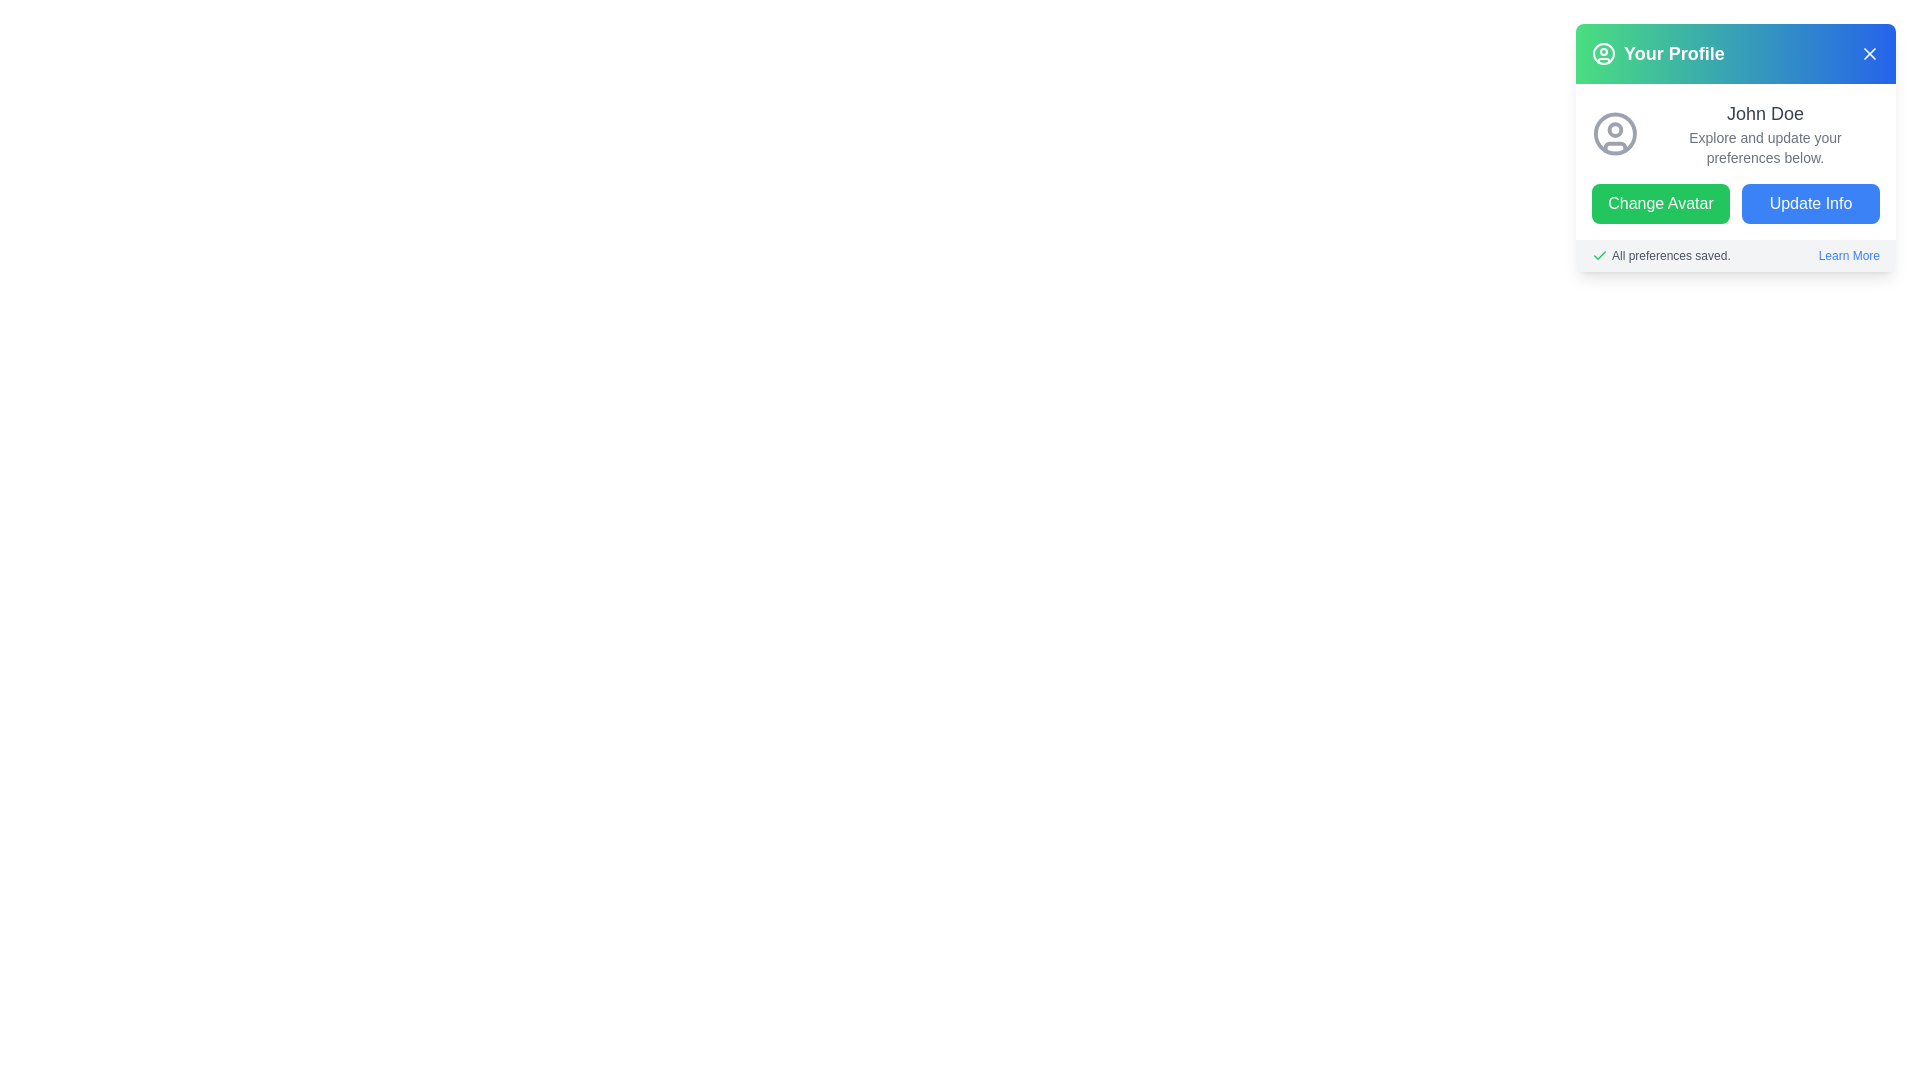 The image size is (1920, 1080). What do you see at coordinates (1848, 254) in the screenshot?
I see `the text link located to the right of the 'All preferences saved.' message` at bounding box center [1848, 254].